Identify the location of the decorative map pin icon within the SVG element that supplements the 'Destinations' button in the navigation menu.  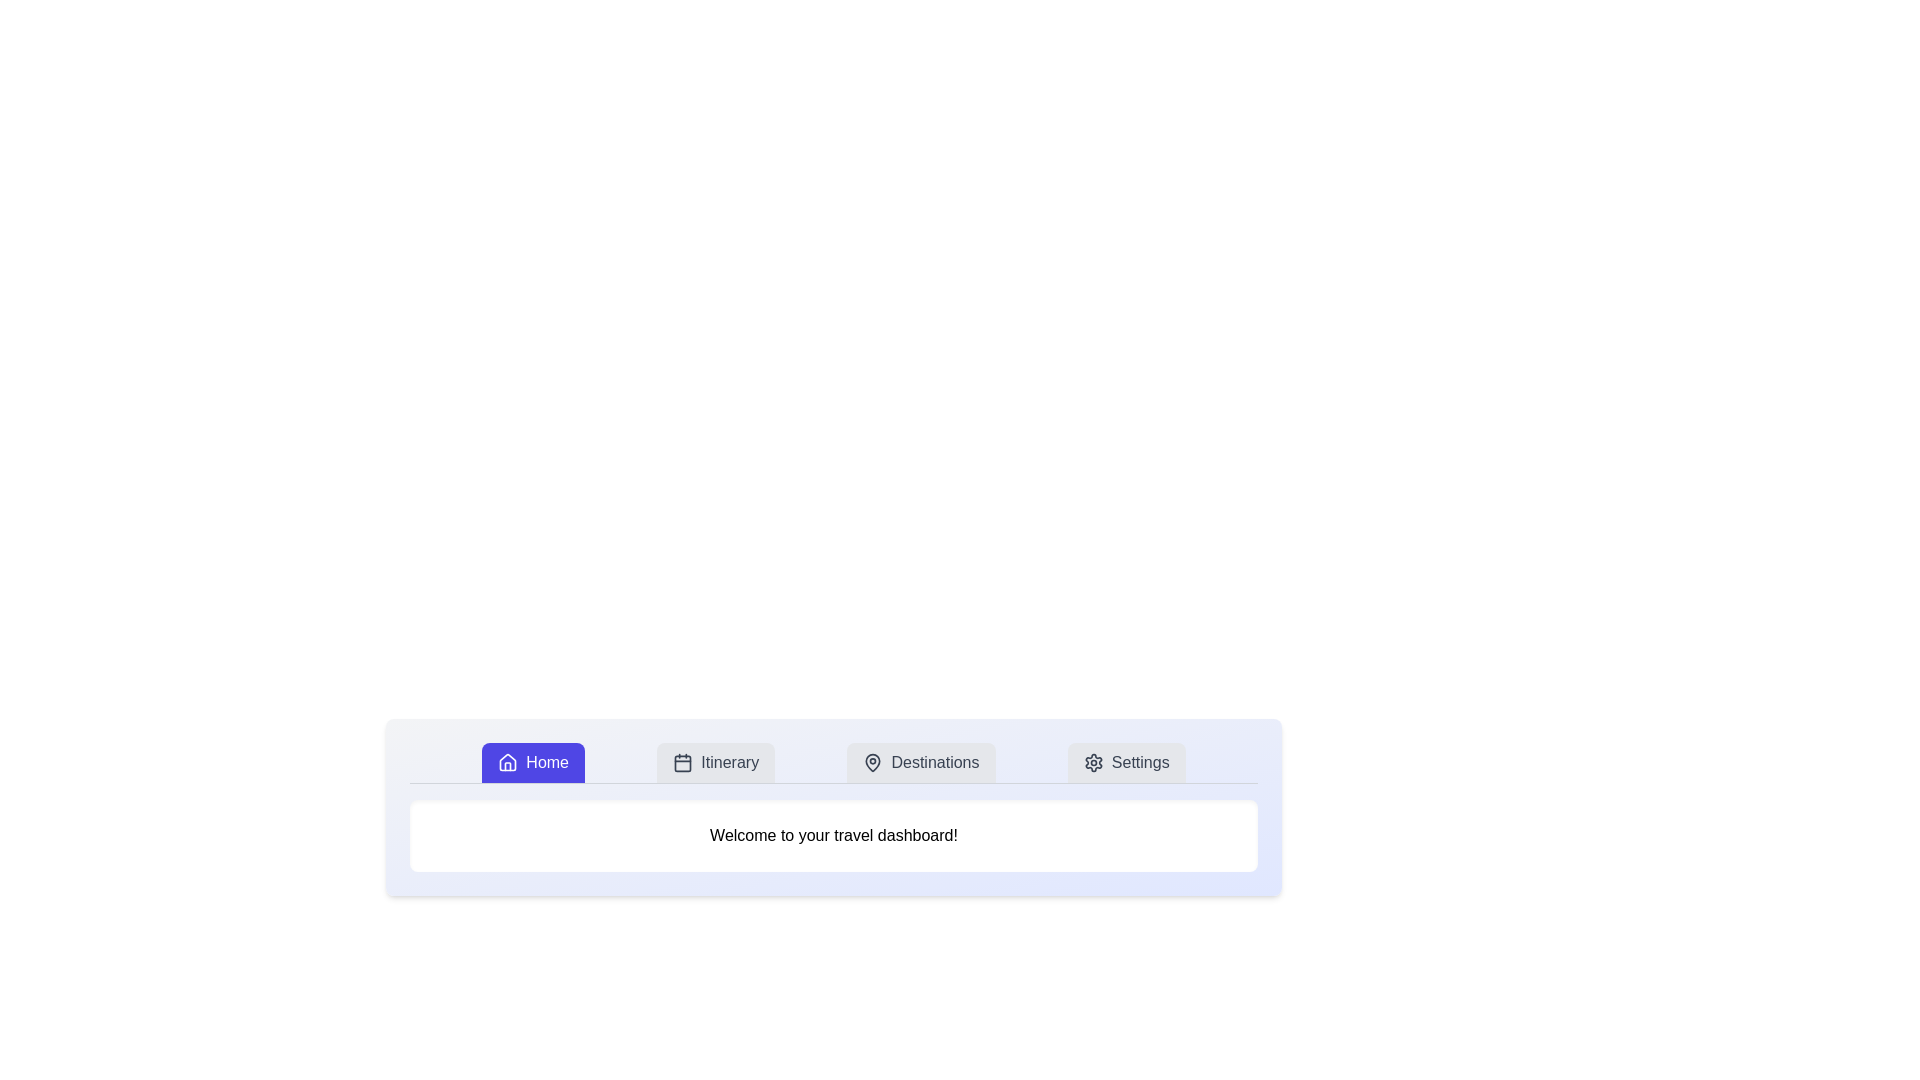
(873, 763).